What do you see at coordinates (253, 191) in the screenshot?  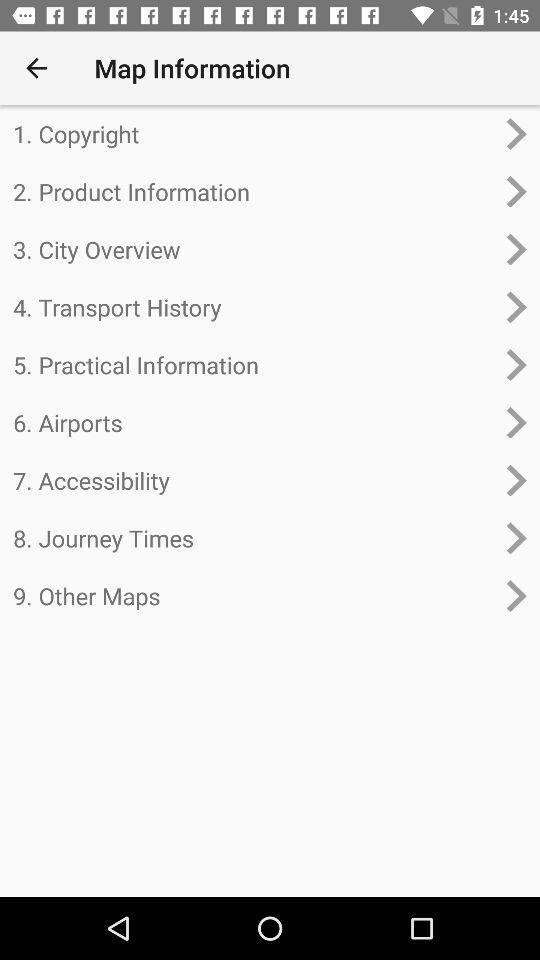 I see `2. product information` at bounding box center [253, 191].